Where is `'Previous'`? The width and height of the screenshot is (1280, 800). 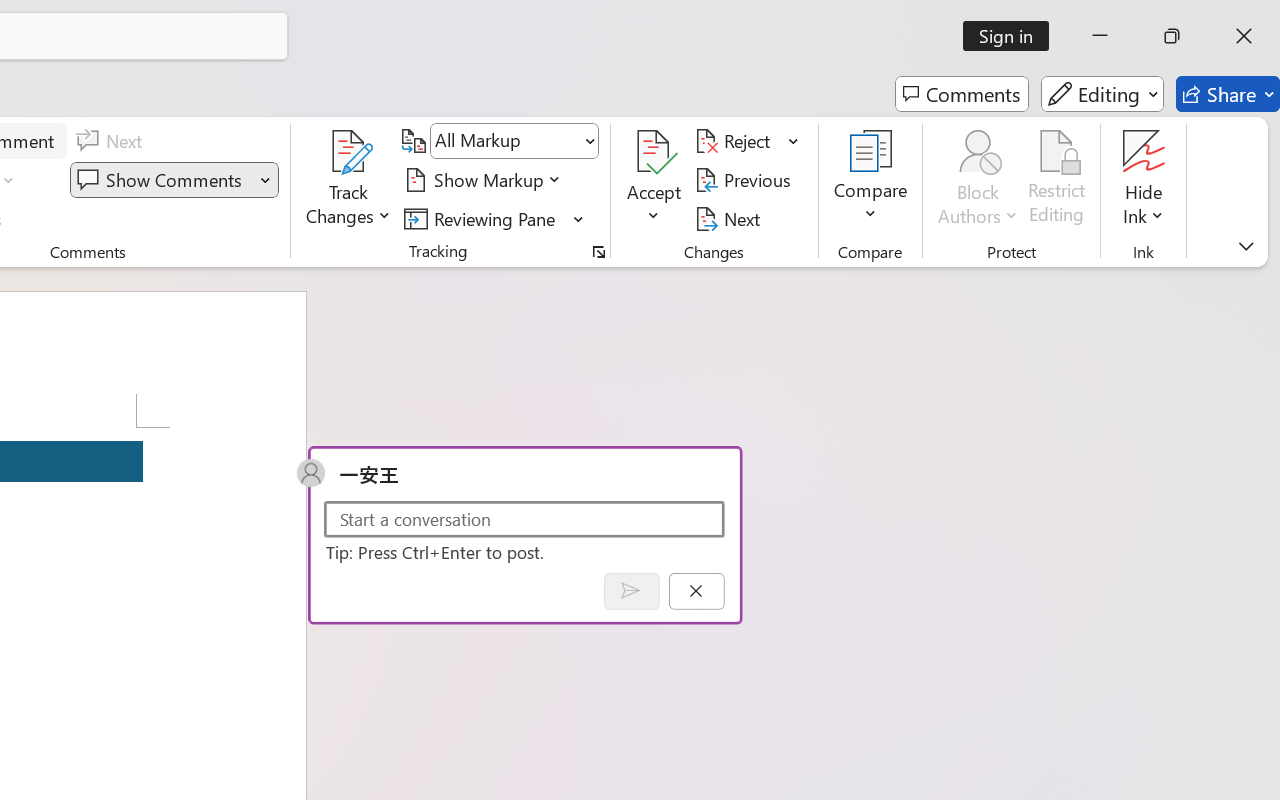 'Previous' is located at coordinates (745, 179).